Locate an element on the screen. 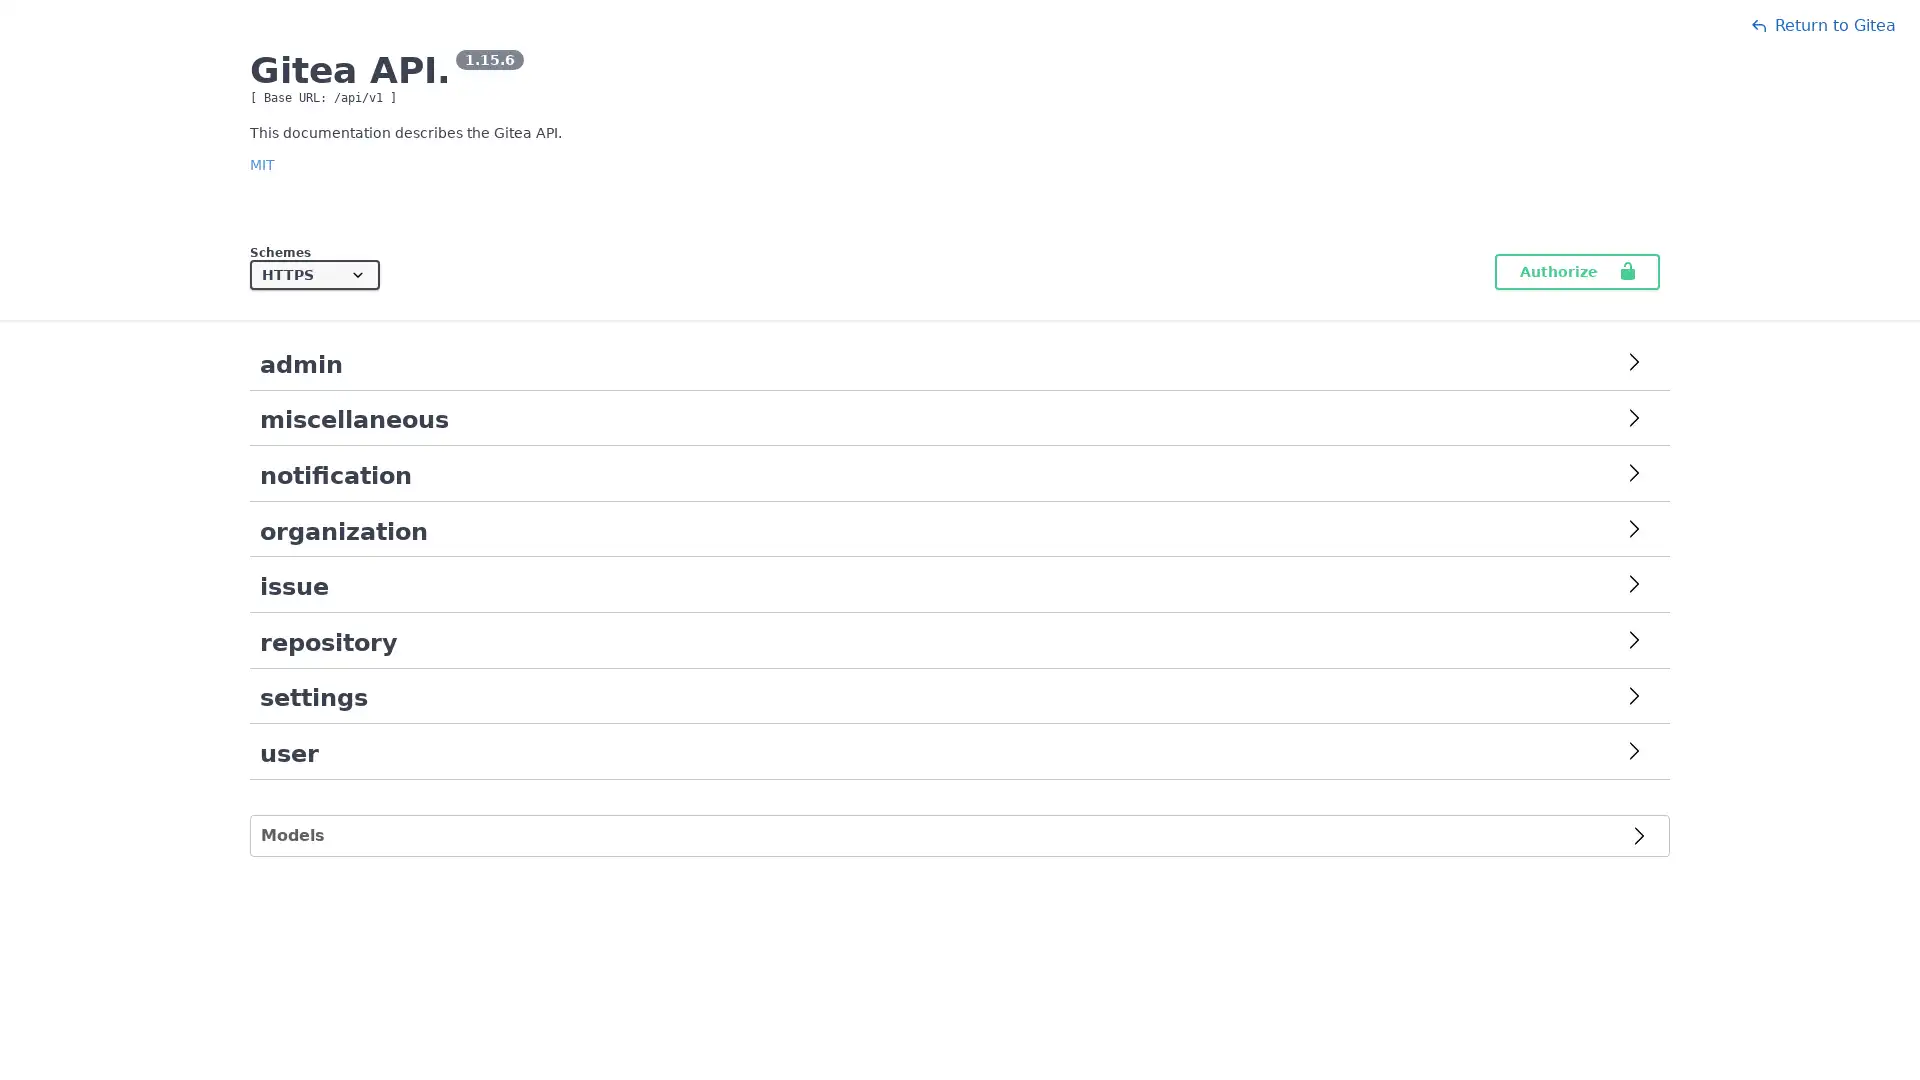 This screenshot has width=1920, height=1080. Expand operation is located at coordinates (1633, 585).